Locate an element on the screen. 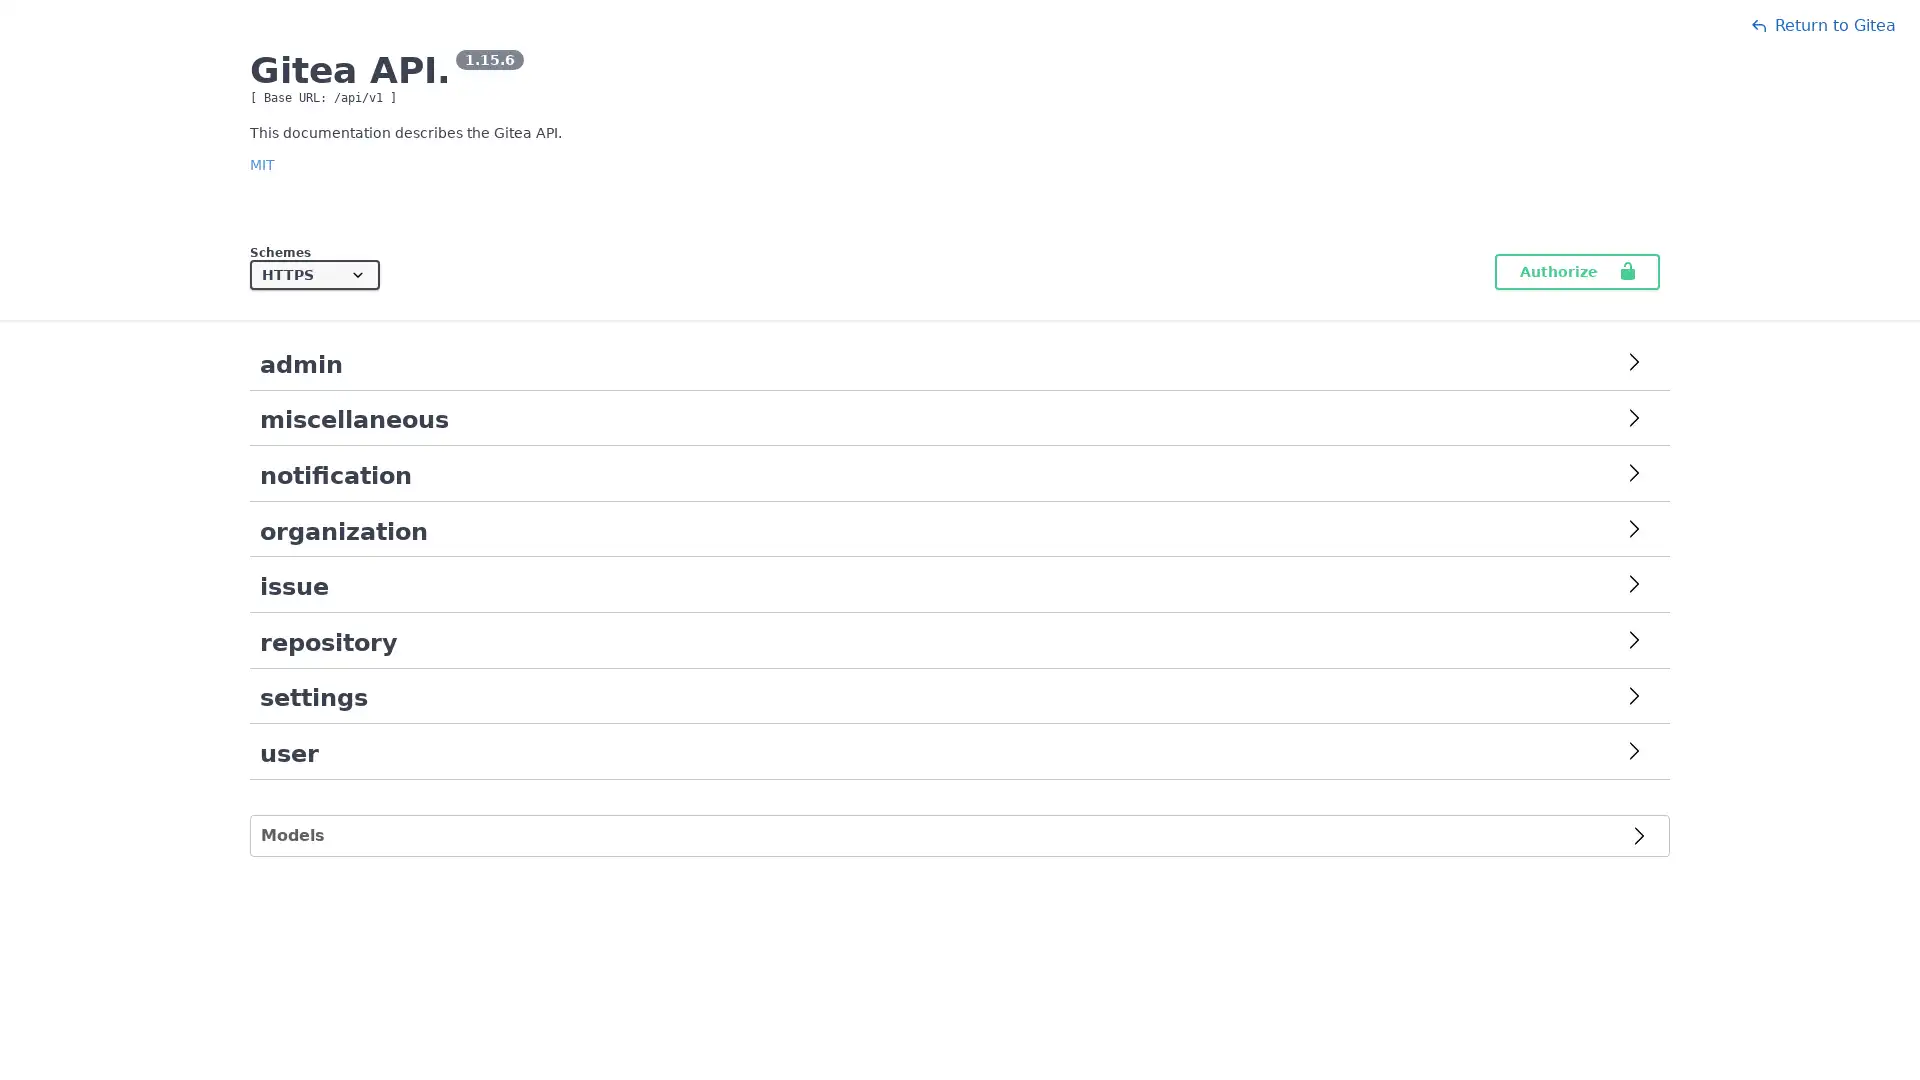 This screenshot has width=1920, height=1080. Expand operation is located at coordinates (1633, 585).